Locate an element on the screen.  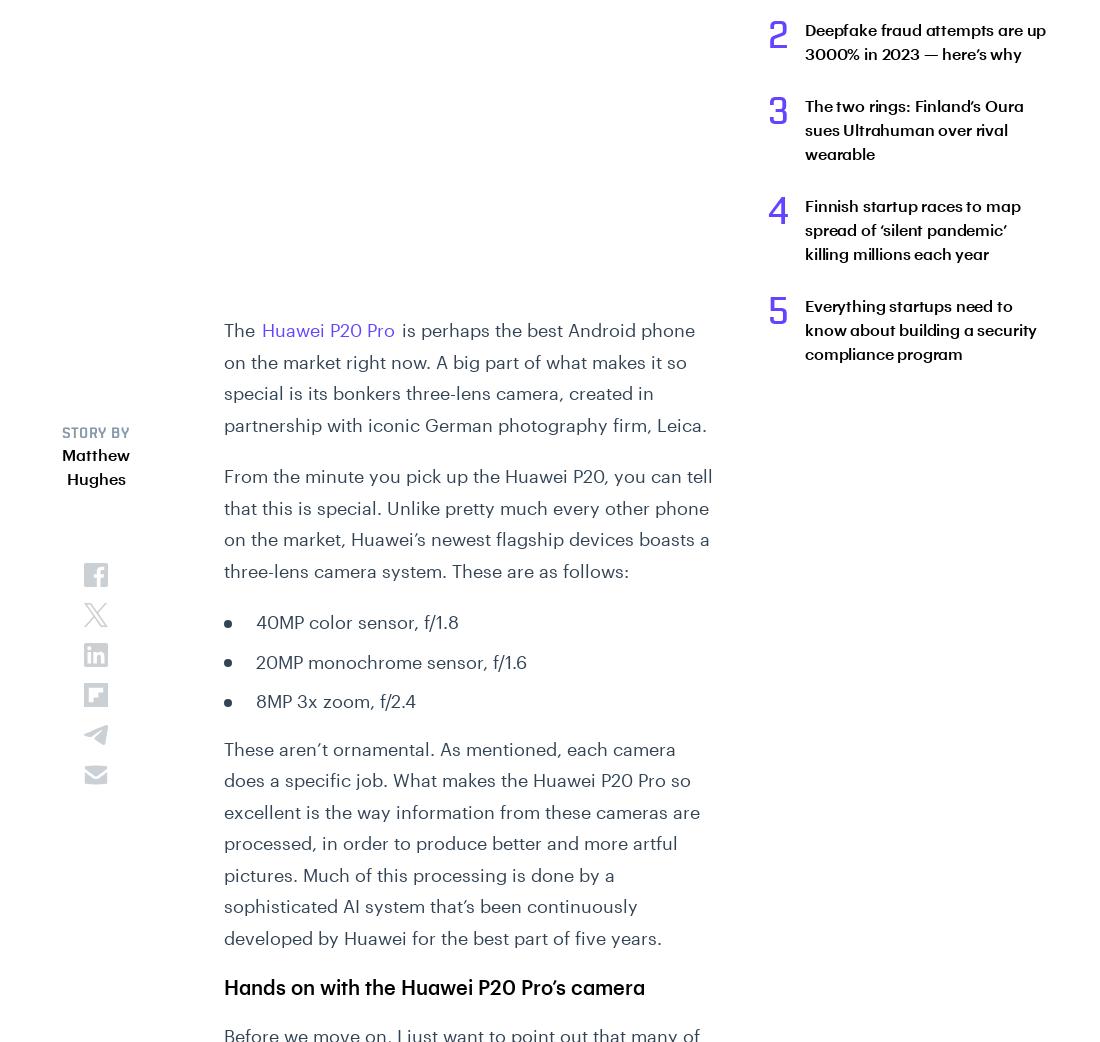
'3' is located at coordinates (778, 112).